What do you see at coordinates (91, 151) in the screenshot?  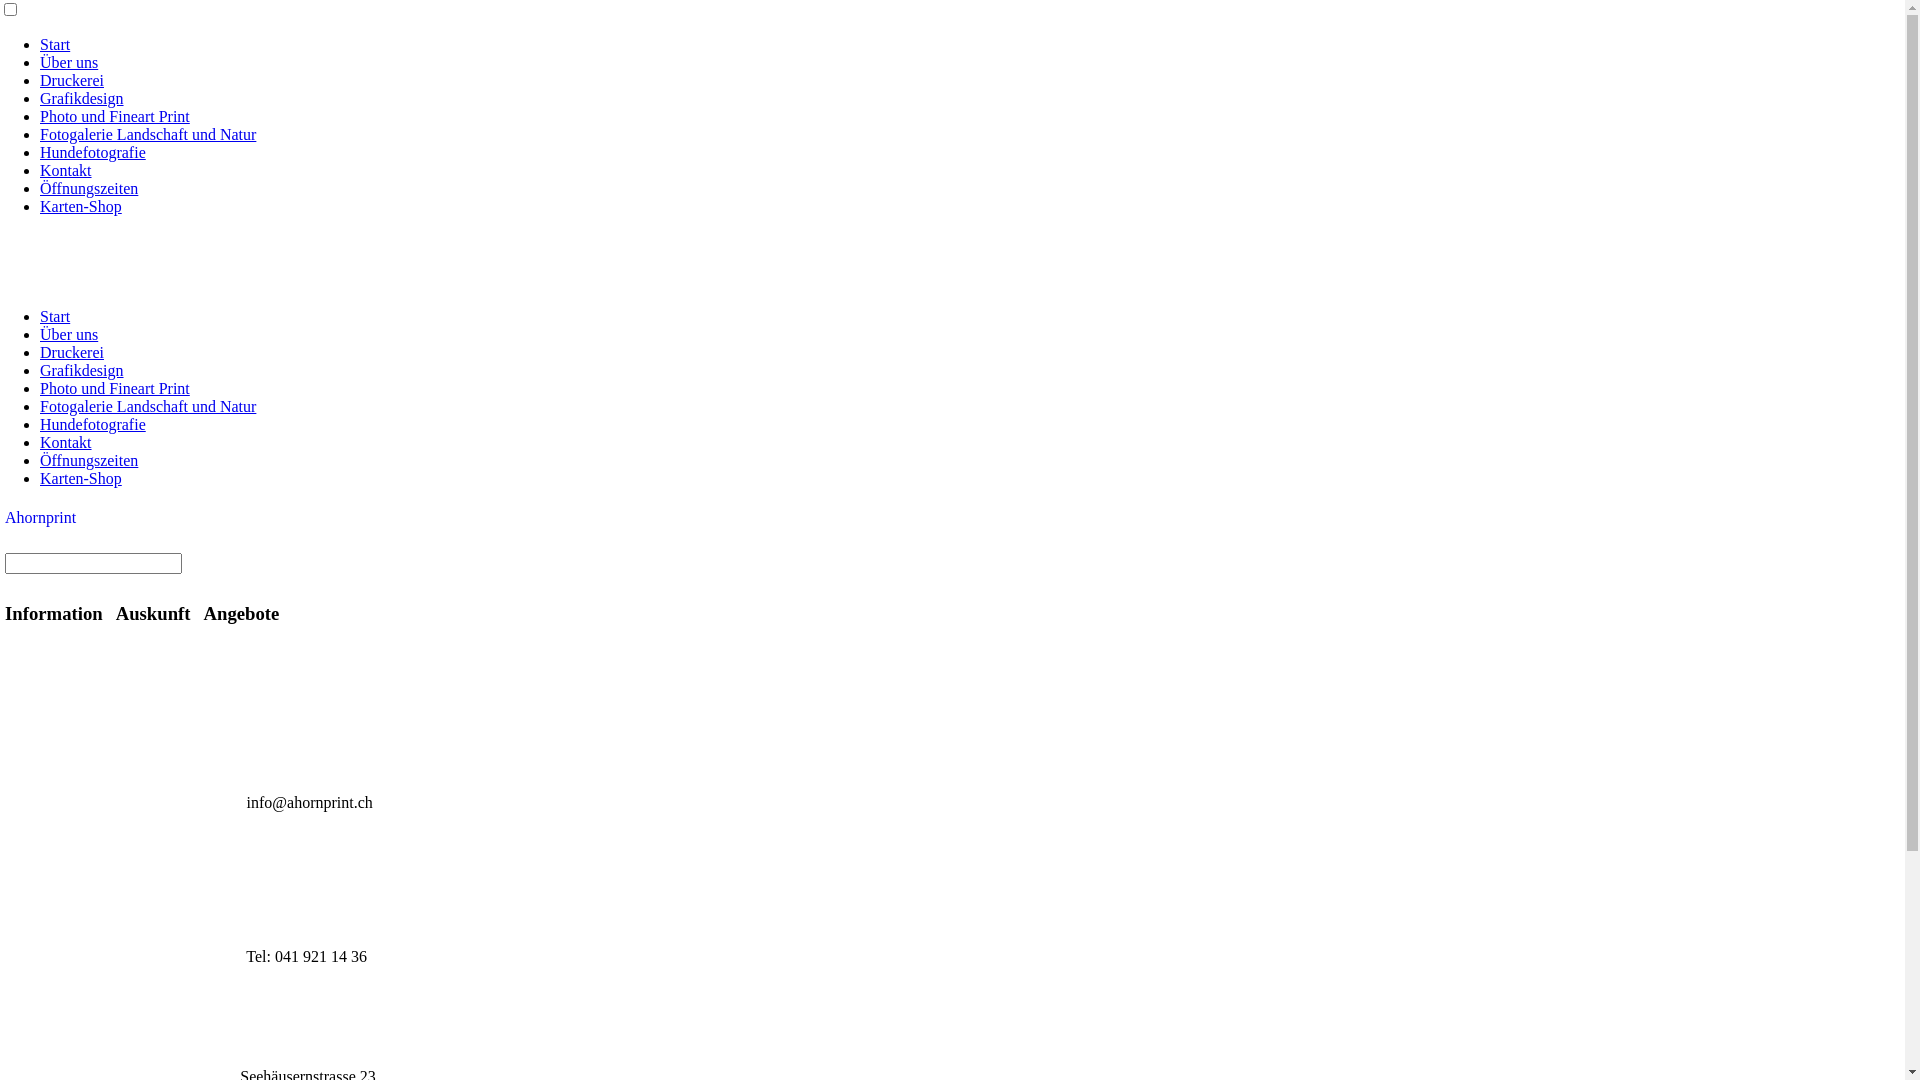 I see `'Hundefotografie'` at bounding box center [91, 151].